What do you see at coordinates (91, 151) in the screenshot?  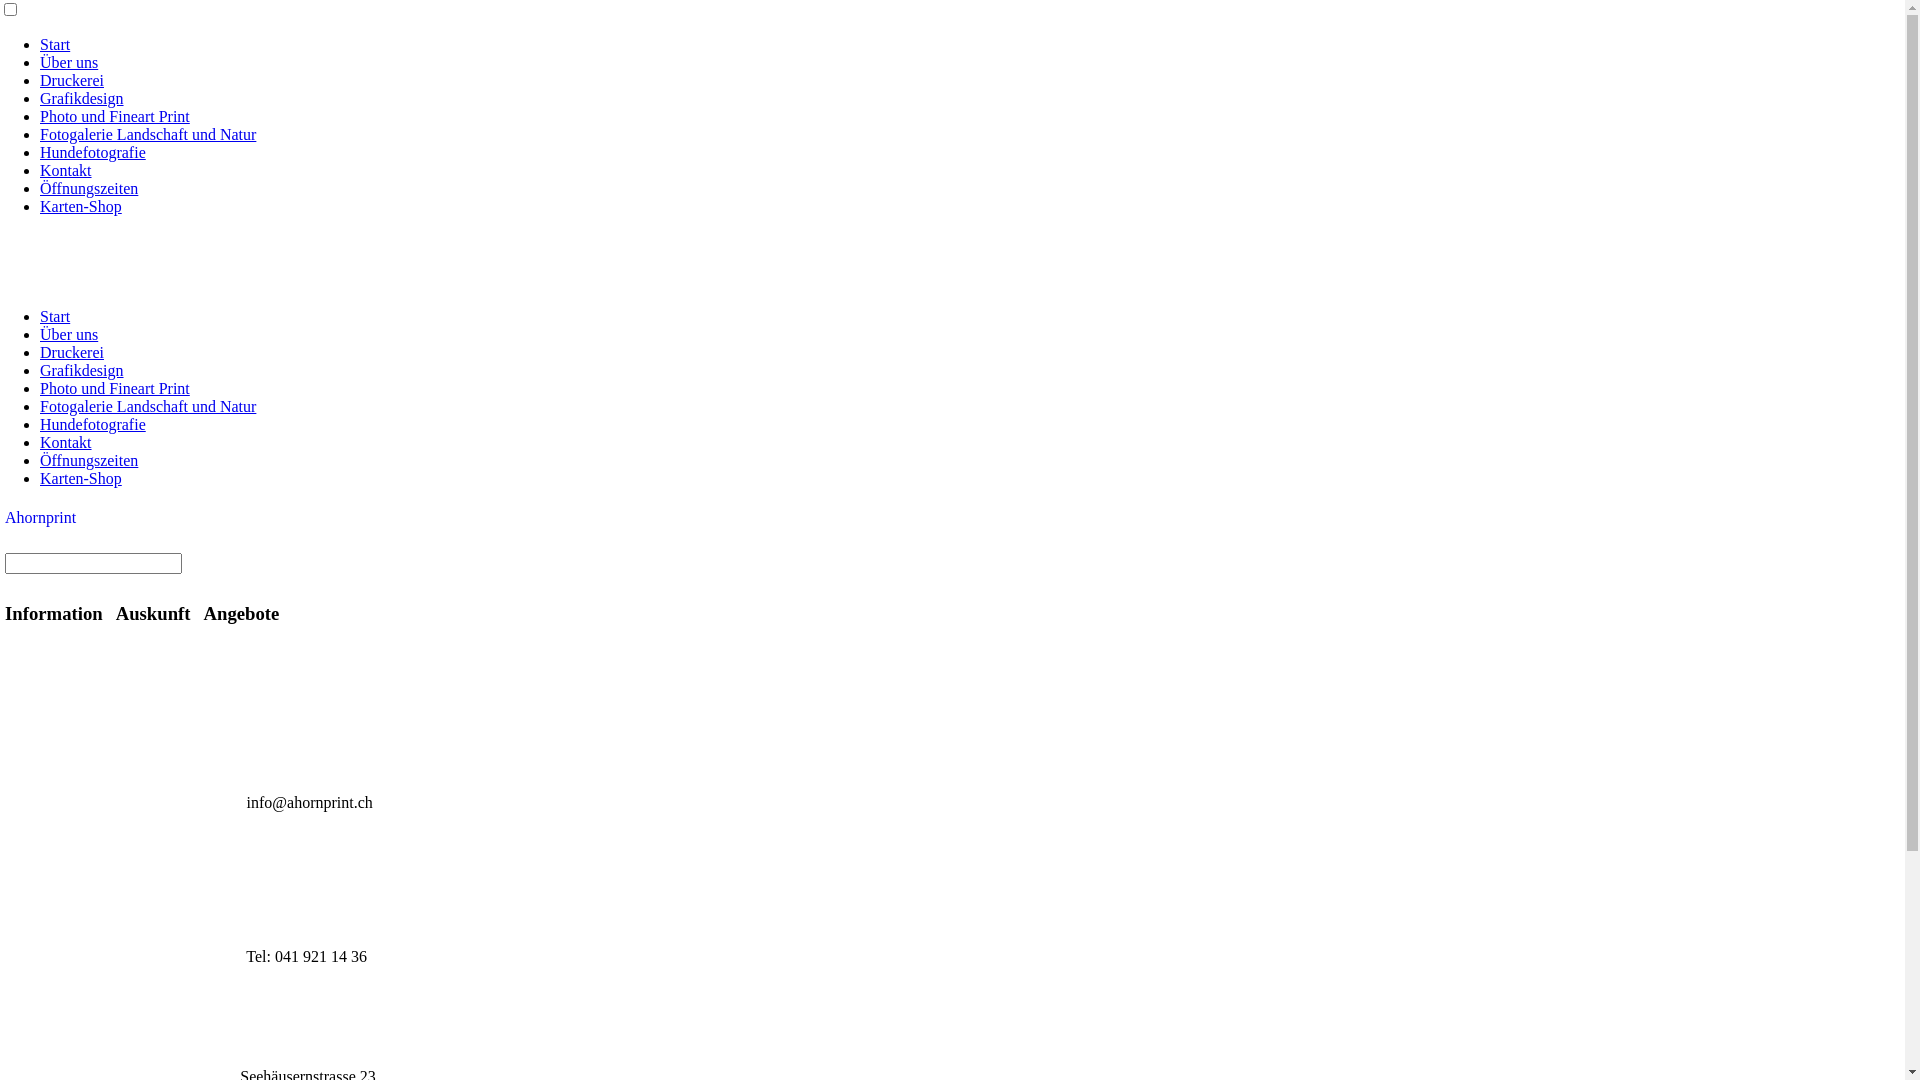 I see `'Hundefotografie'` at bounding box center [91, 151].